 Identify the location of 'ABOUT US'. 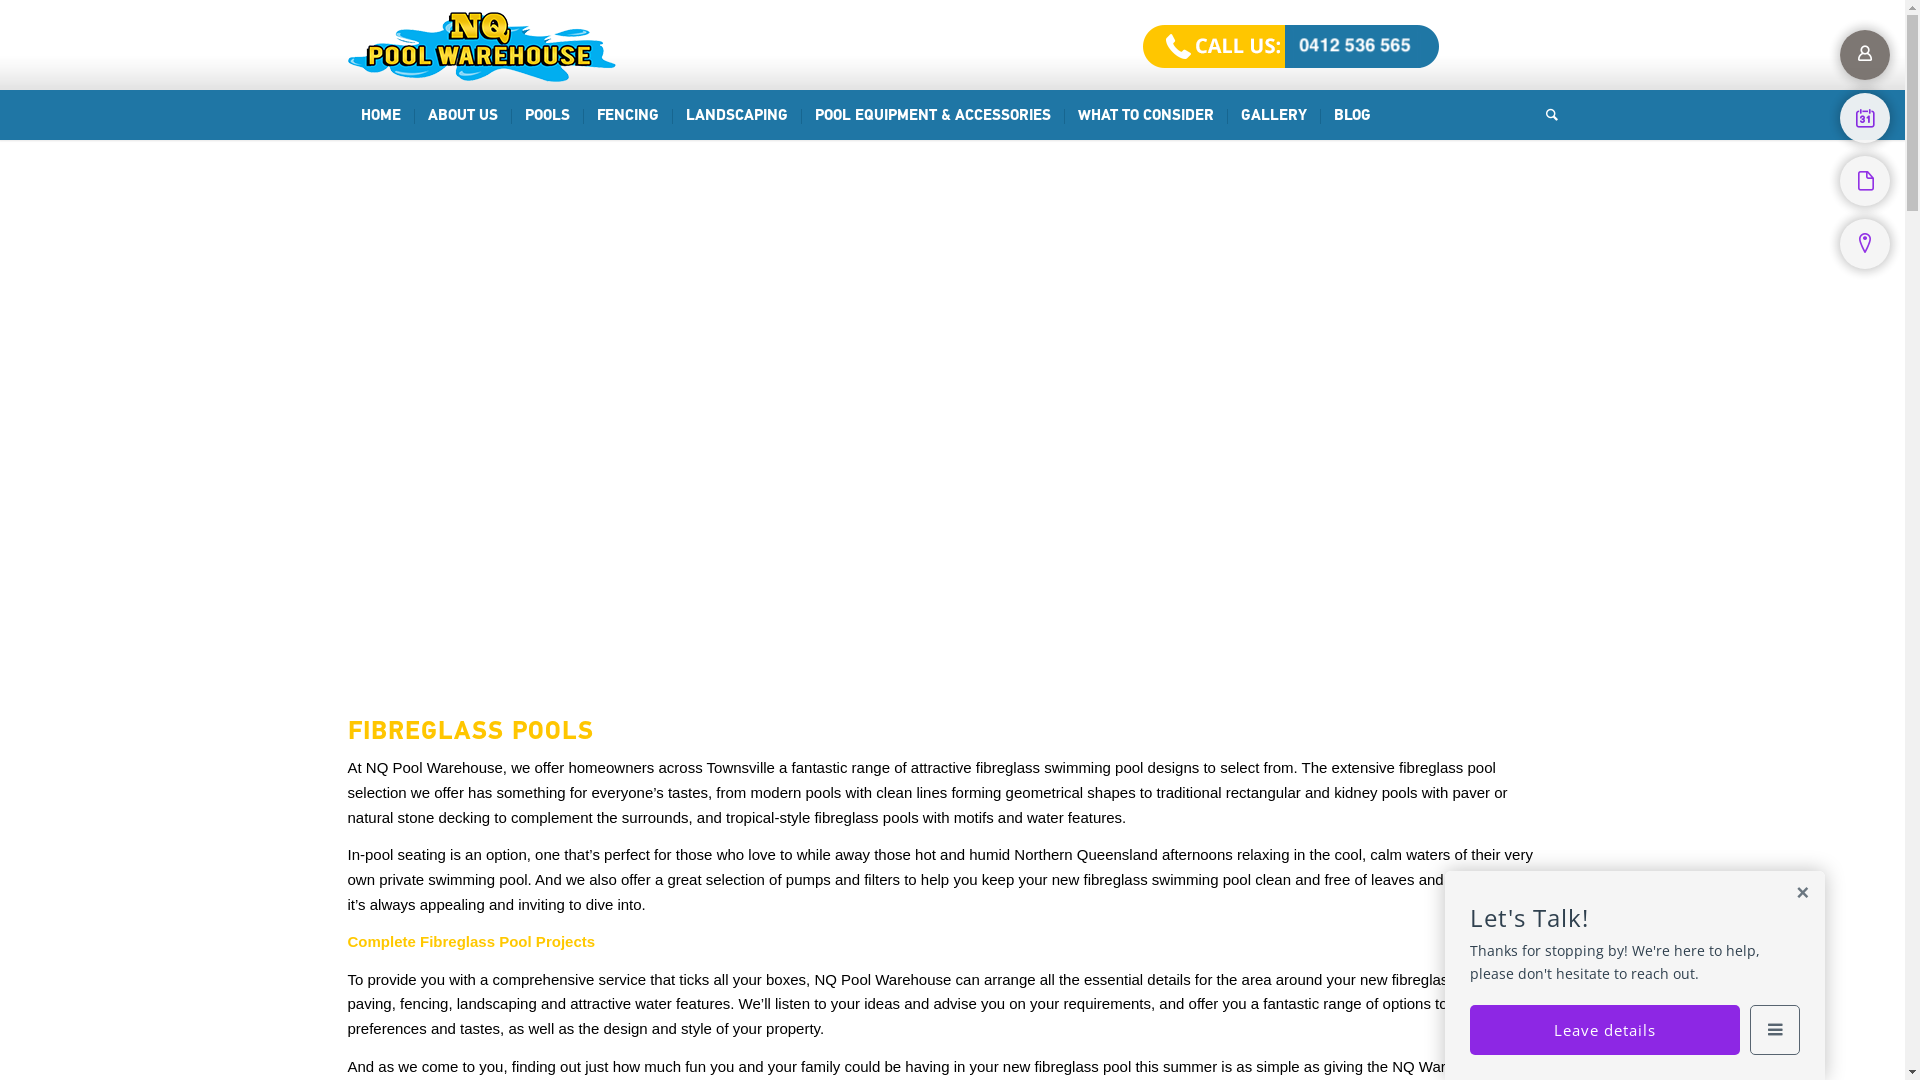
(461, 115).